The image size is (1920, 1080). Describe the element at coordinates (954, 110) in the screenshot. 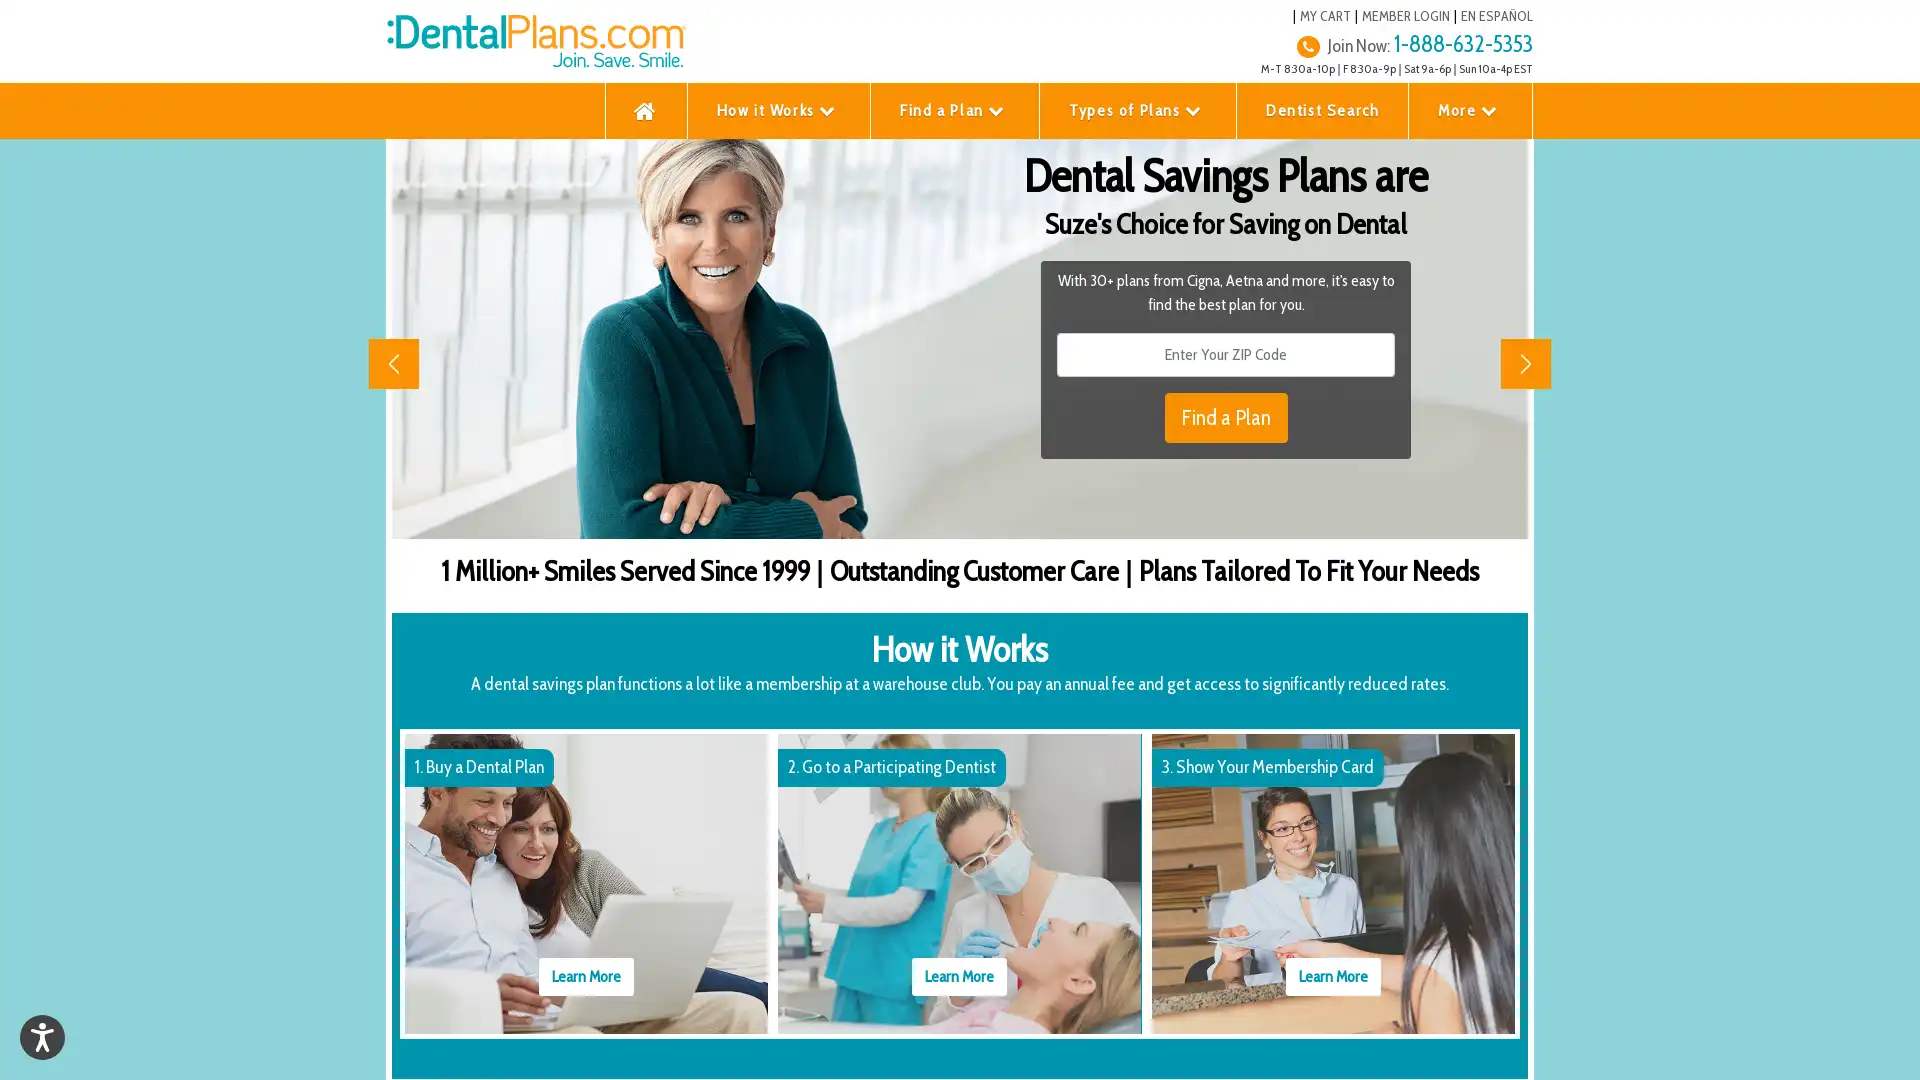

I see `Find a Plan` at that location.